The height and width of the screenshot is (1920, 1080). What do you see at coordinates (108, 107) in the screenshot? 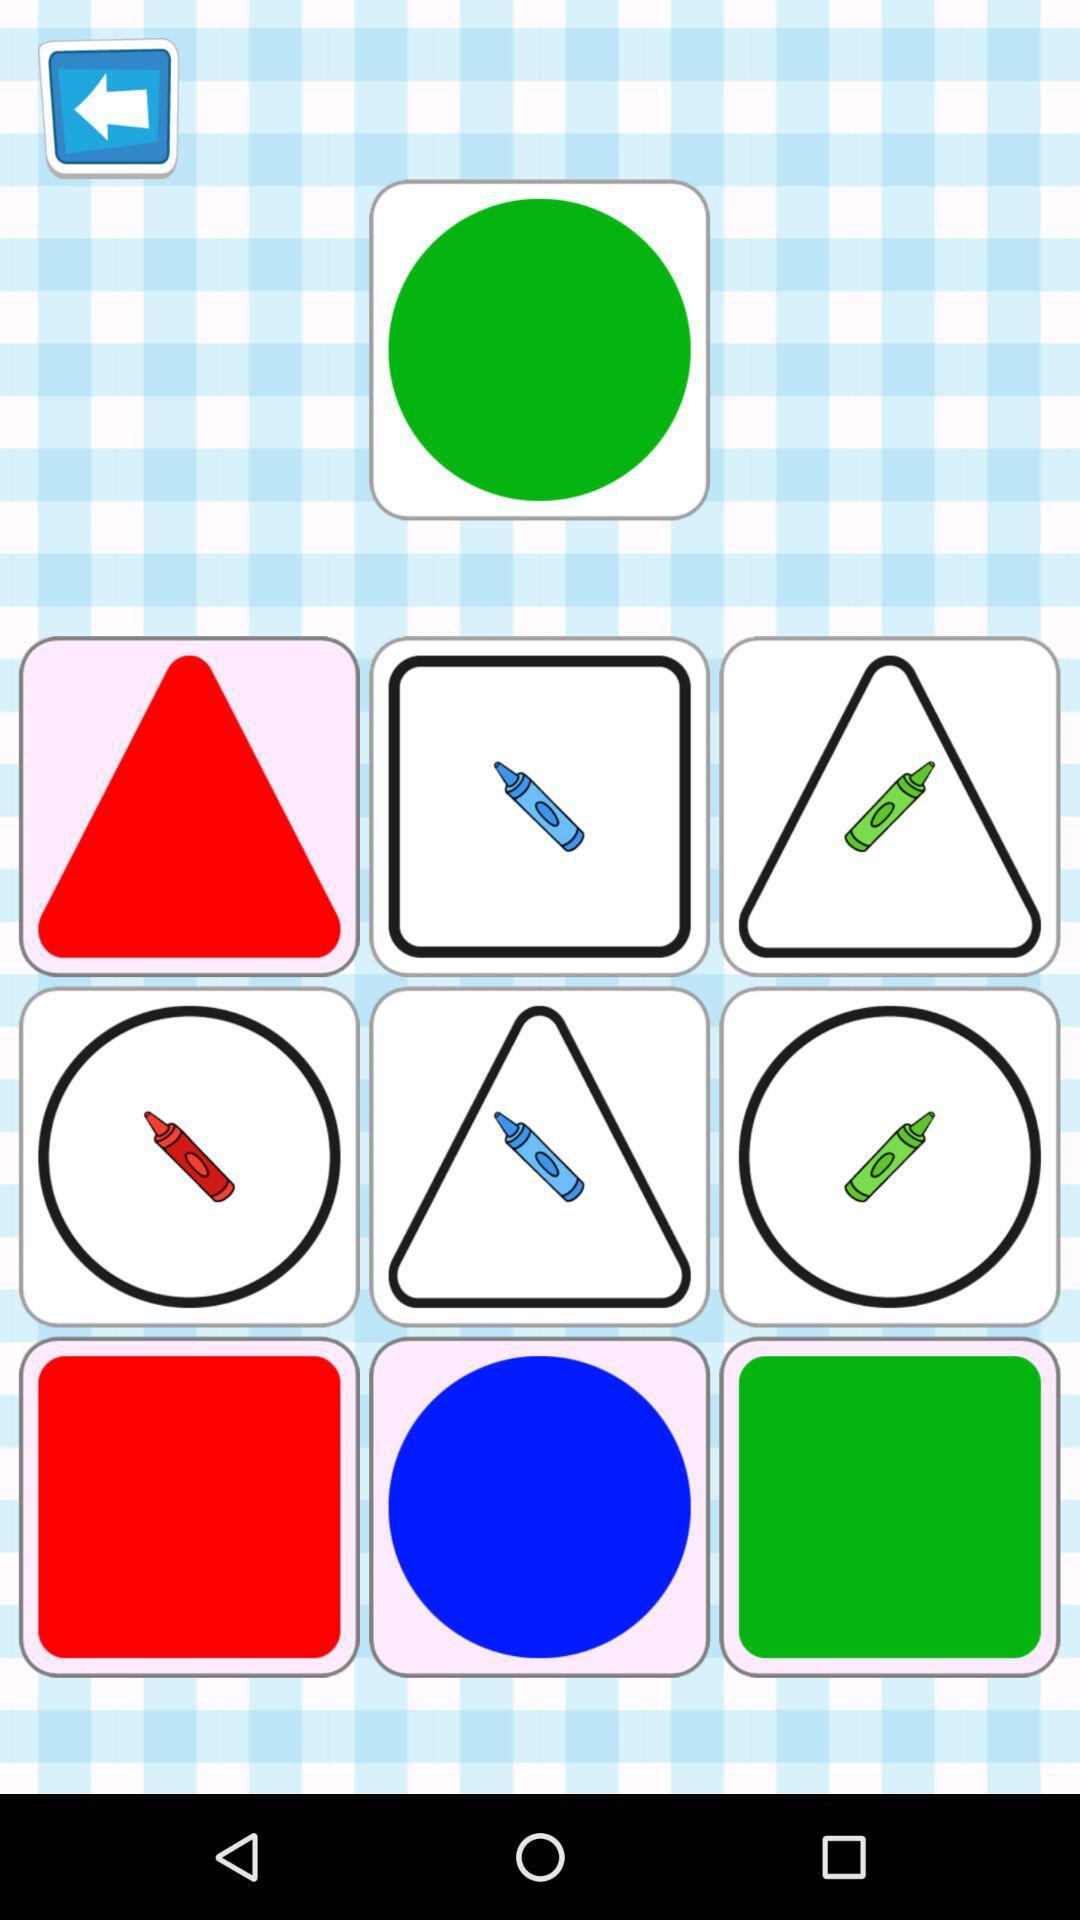
I see `previous` at bounding box center [108, 107].